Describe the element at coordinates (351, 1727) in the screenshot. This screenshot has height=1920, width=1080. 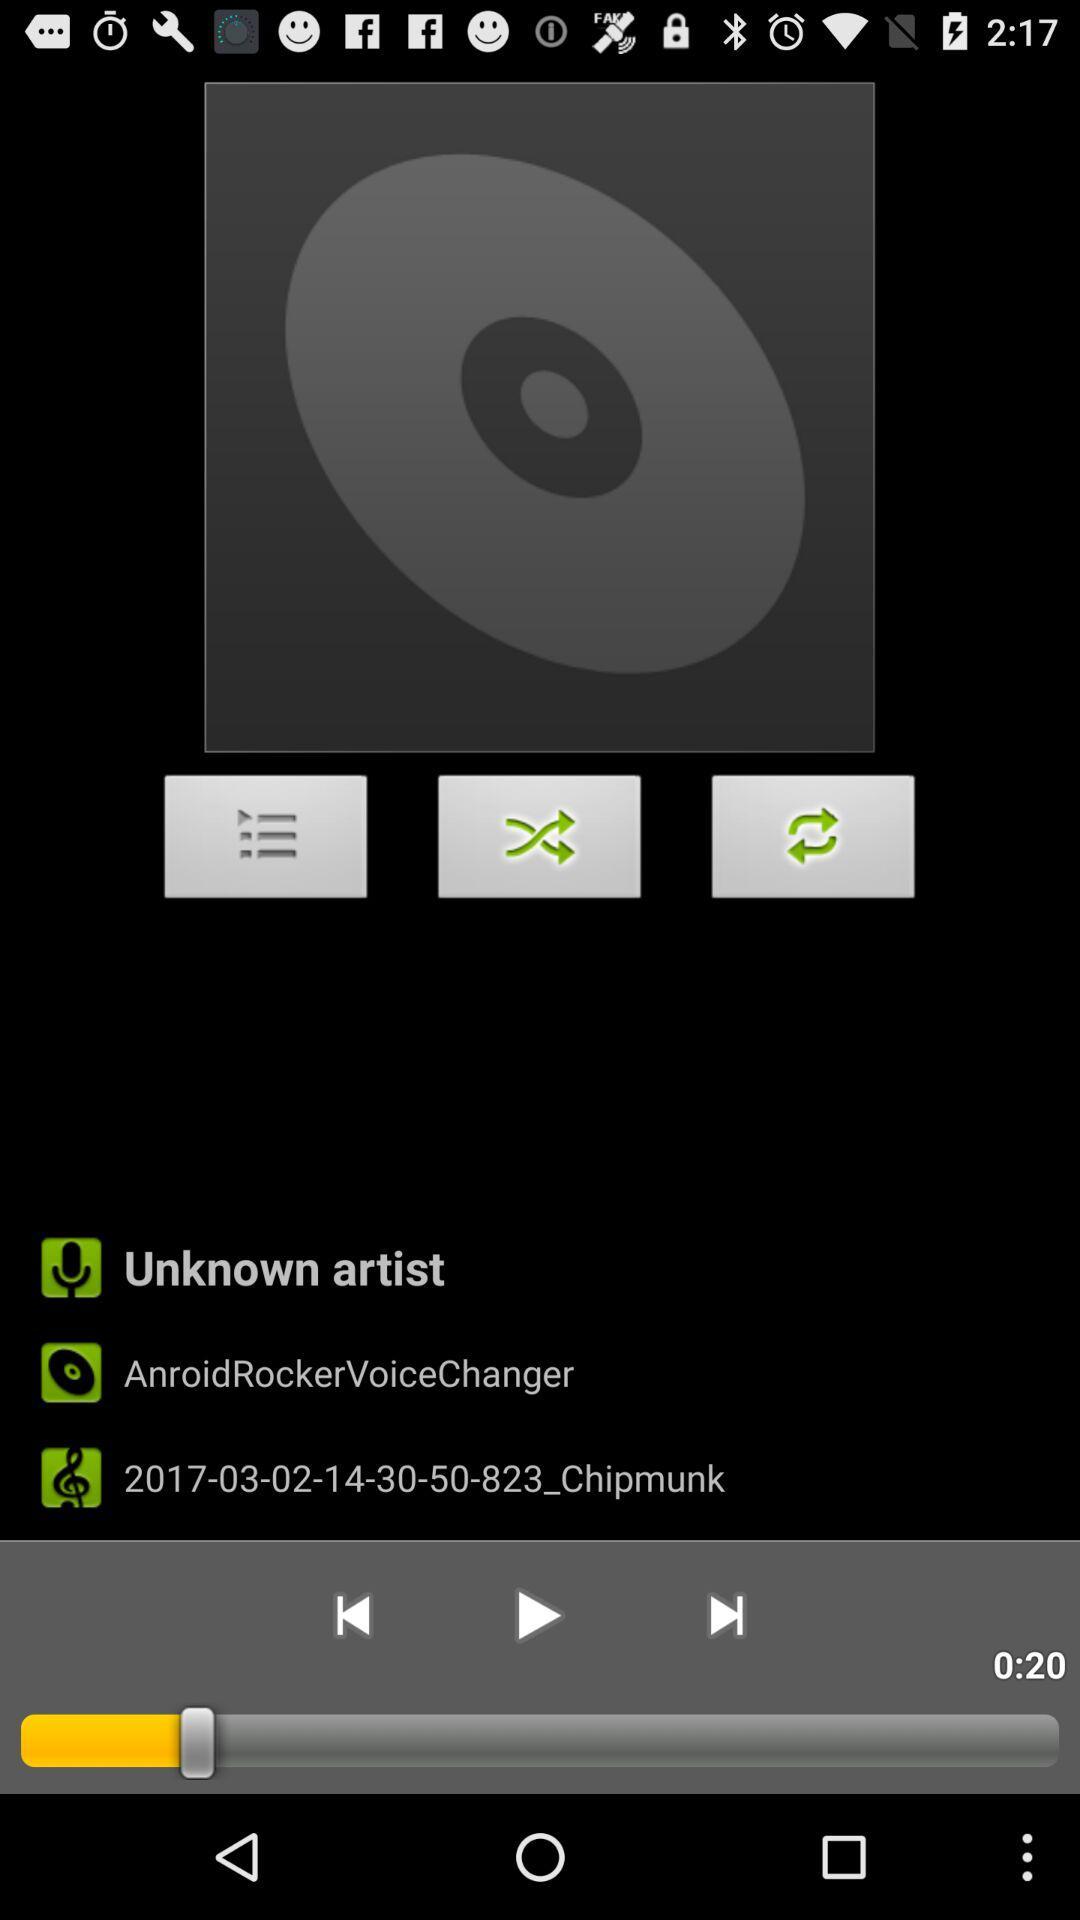
I see `the skip_previous icon` at that location.